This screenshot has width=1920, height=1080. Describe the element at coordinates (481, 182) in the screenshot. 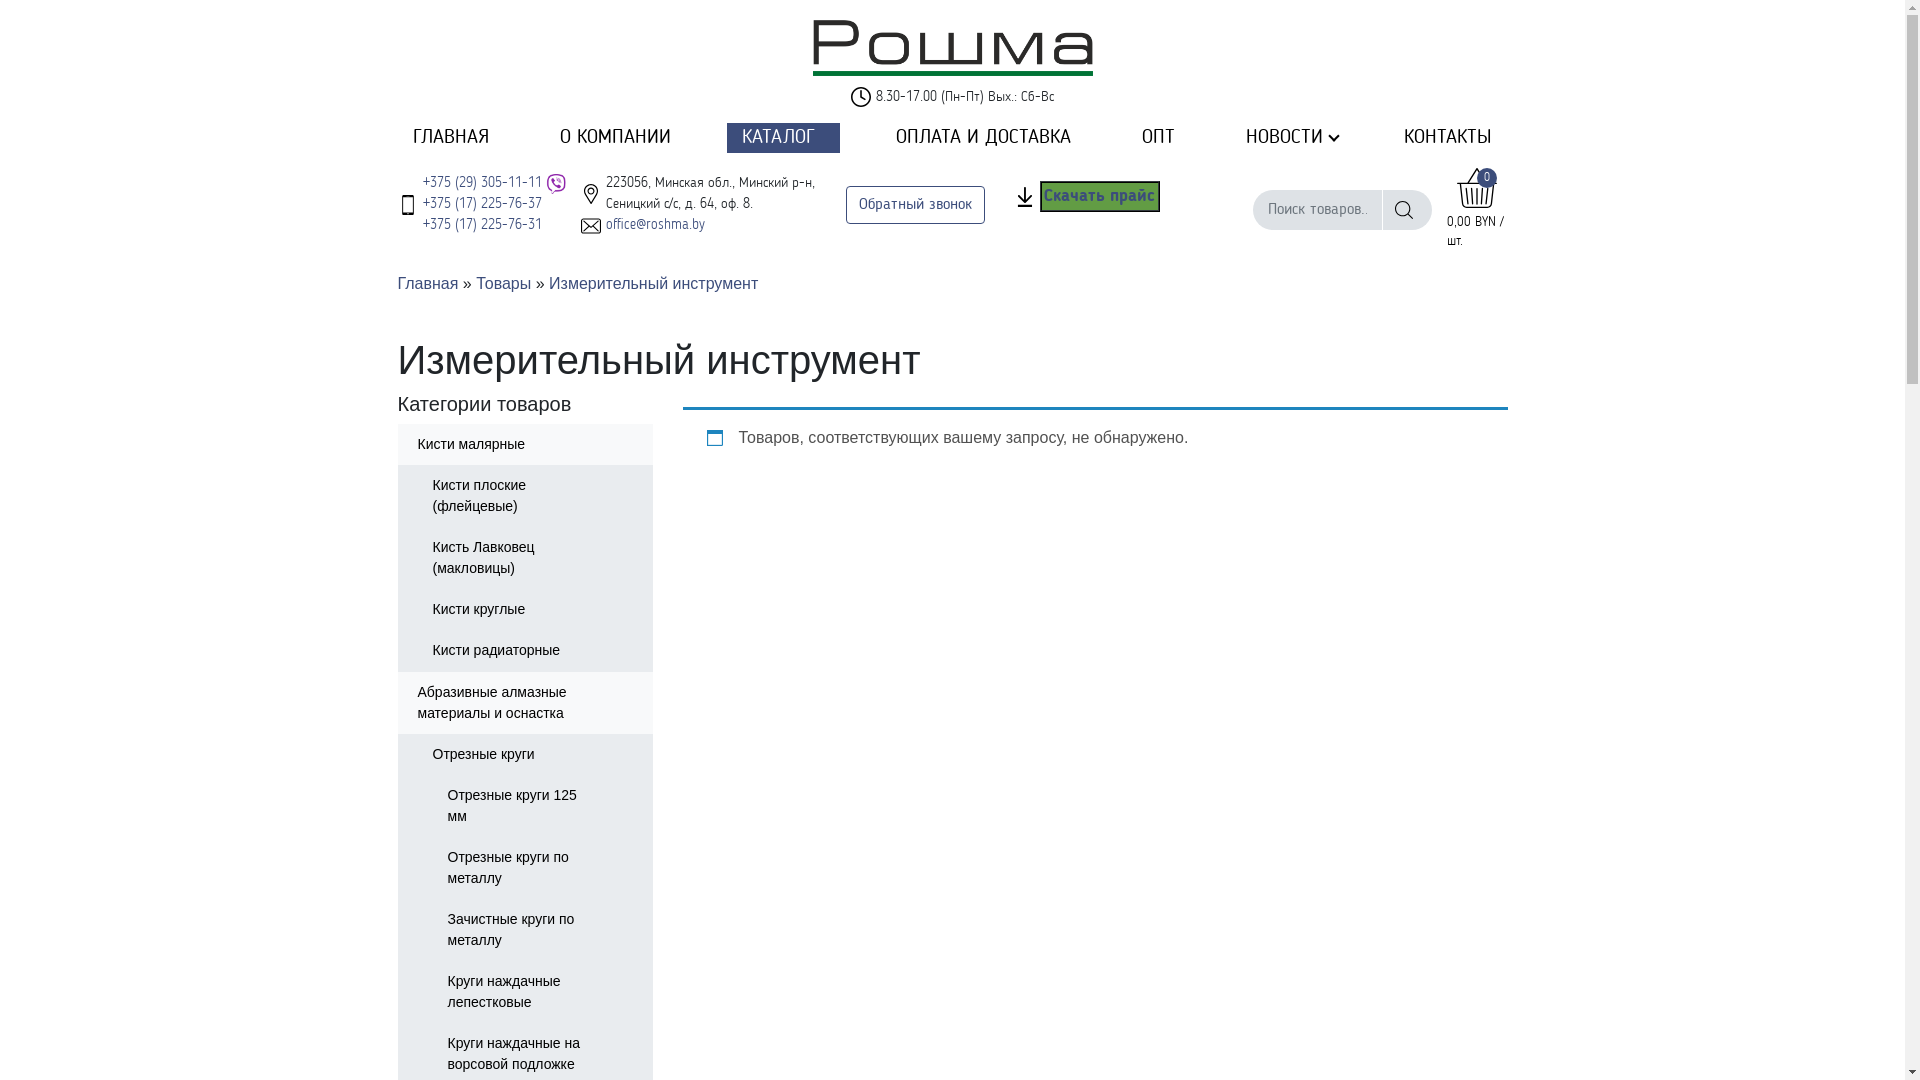

I see `'+375 (29) 305-11-11'` at that location.